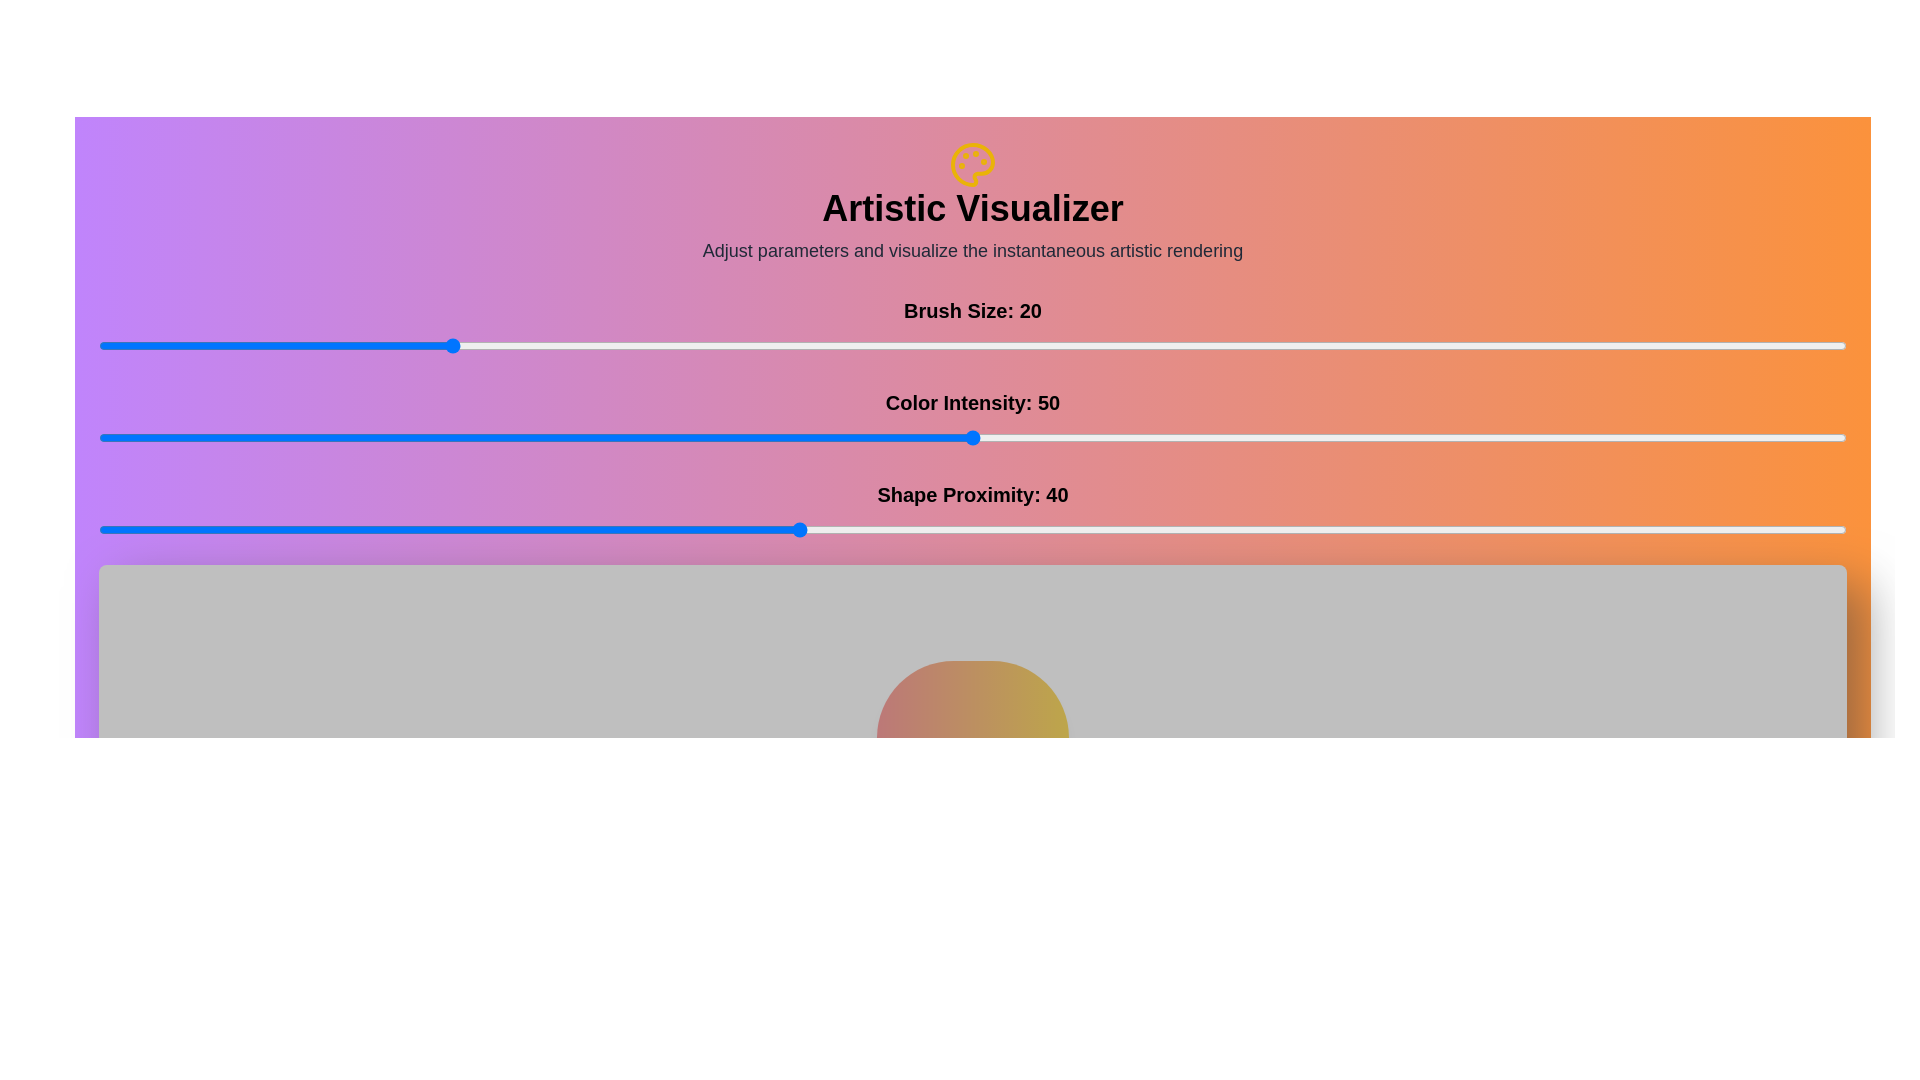  What do you see at coordinates (1287, 528) in the screenshot?
I see `the 'Shape Proximity' slider to 68 value` at bounding box center [1287, 528].